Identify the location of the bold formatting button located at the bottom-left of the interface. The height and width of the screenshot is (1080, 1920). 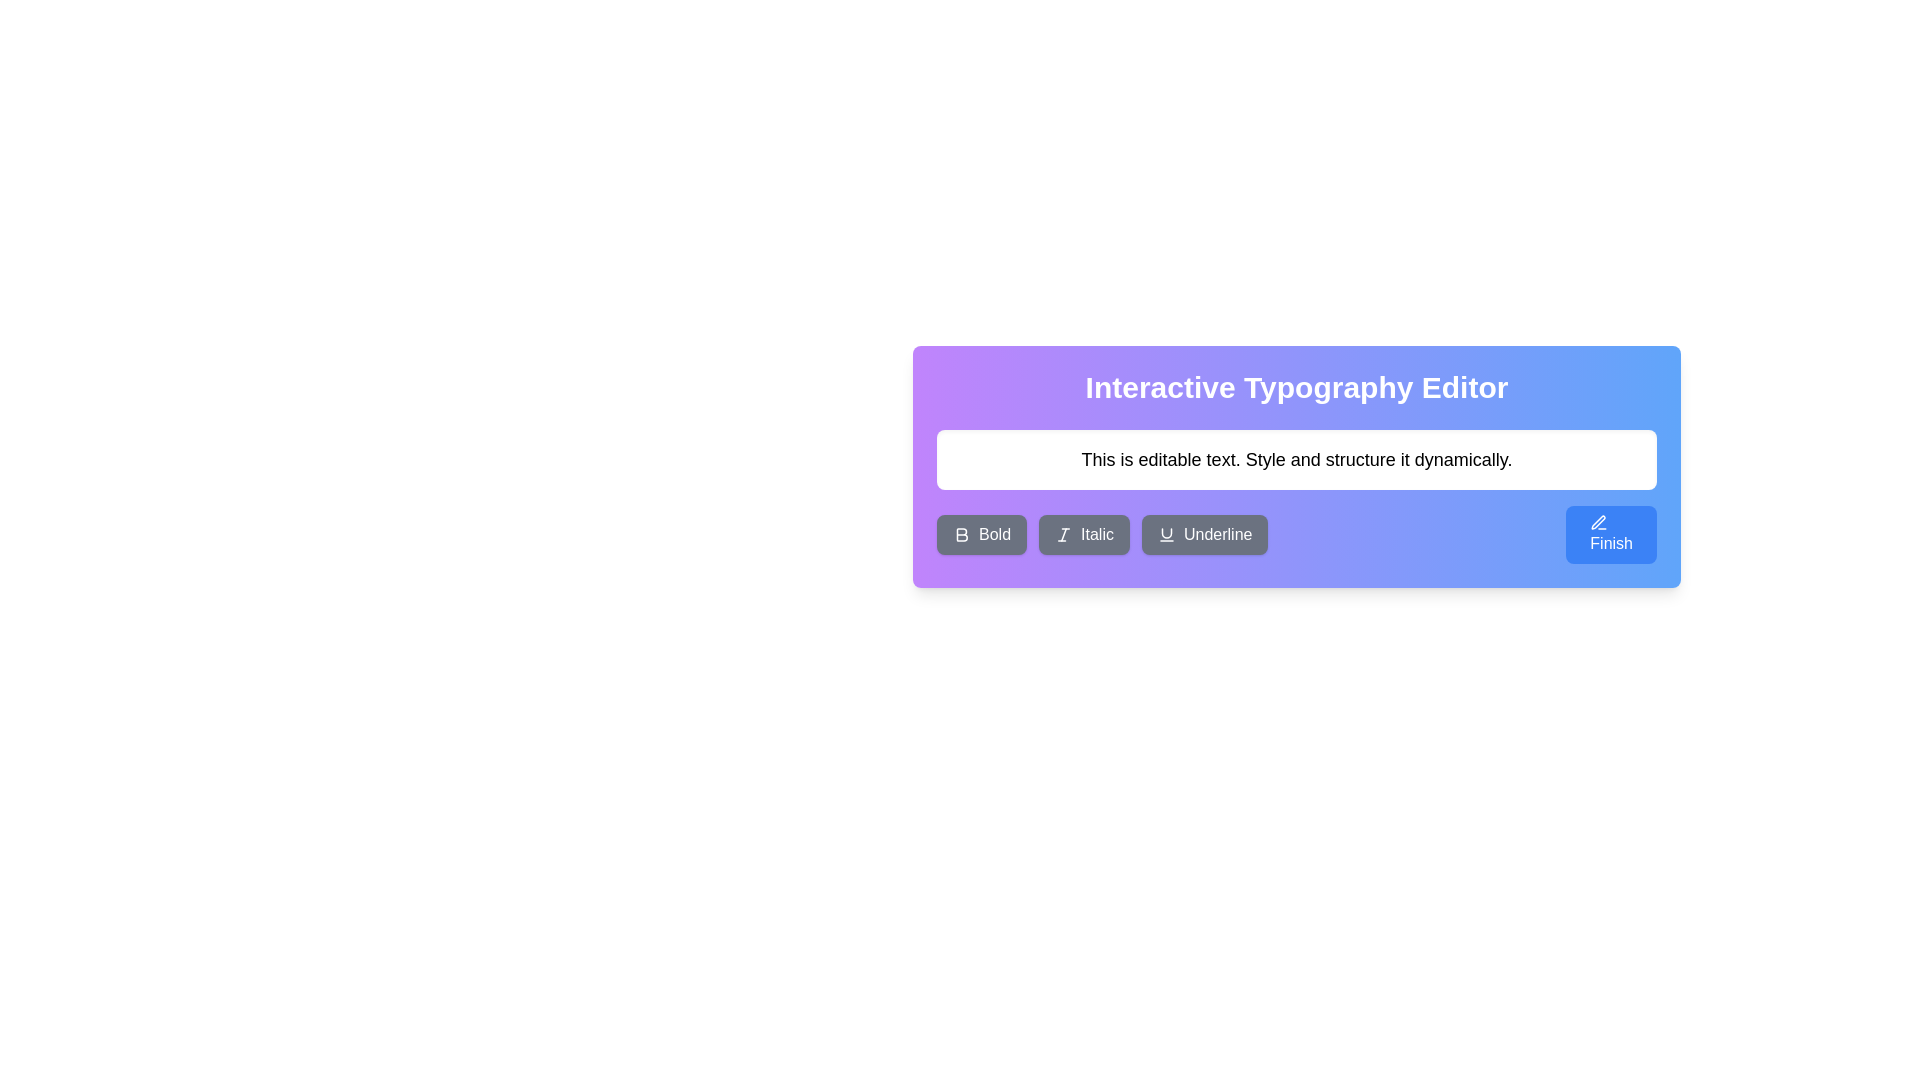
(982, 534).